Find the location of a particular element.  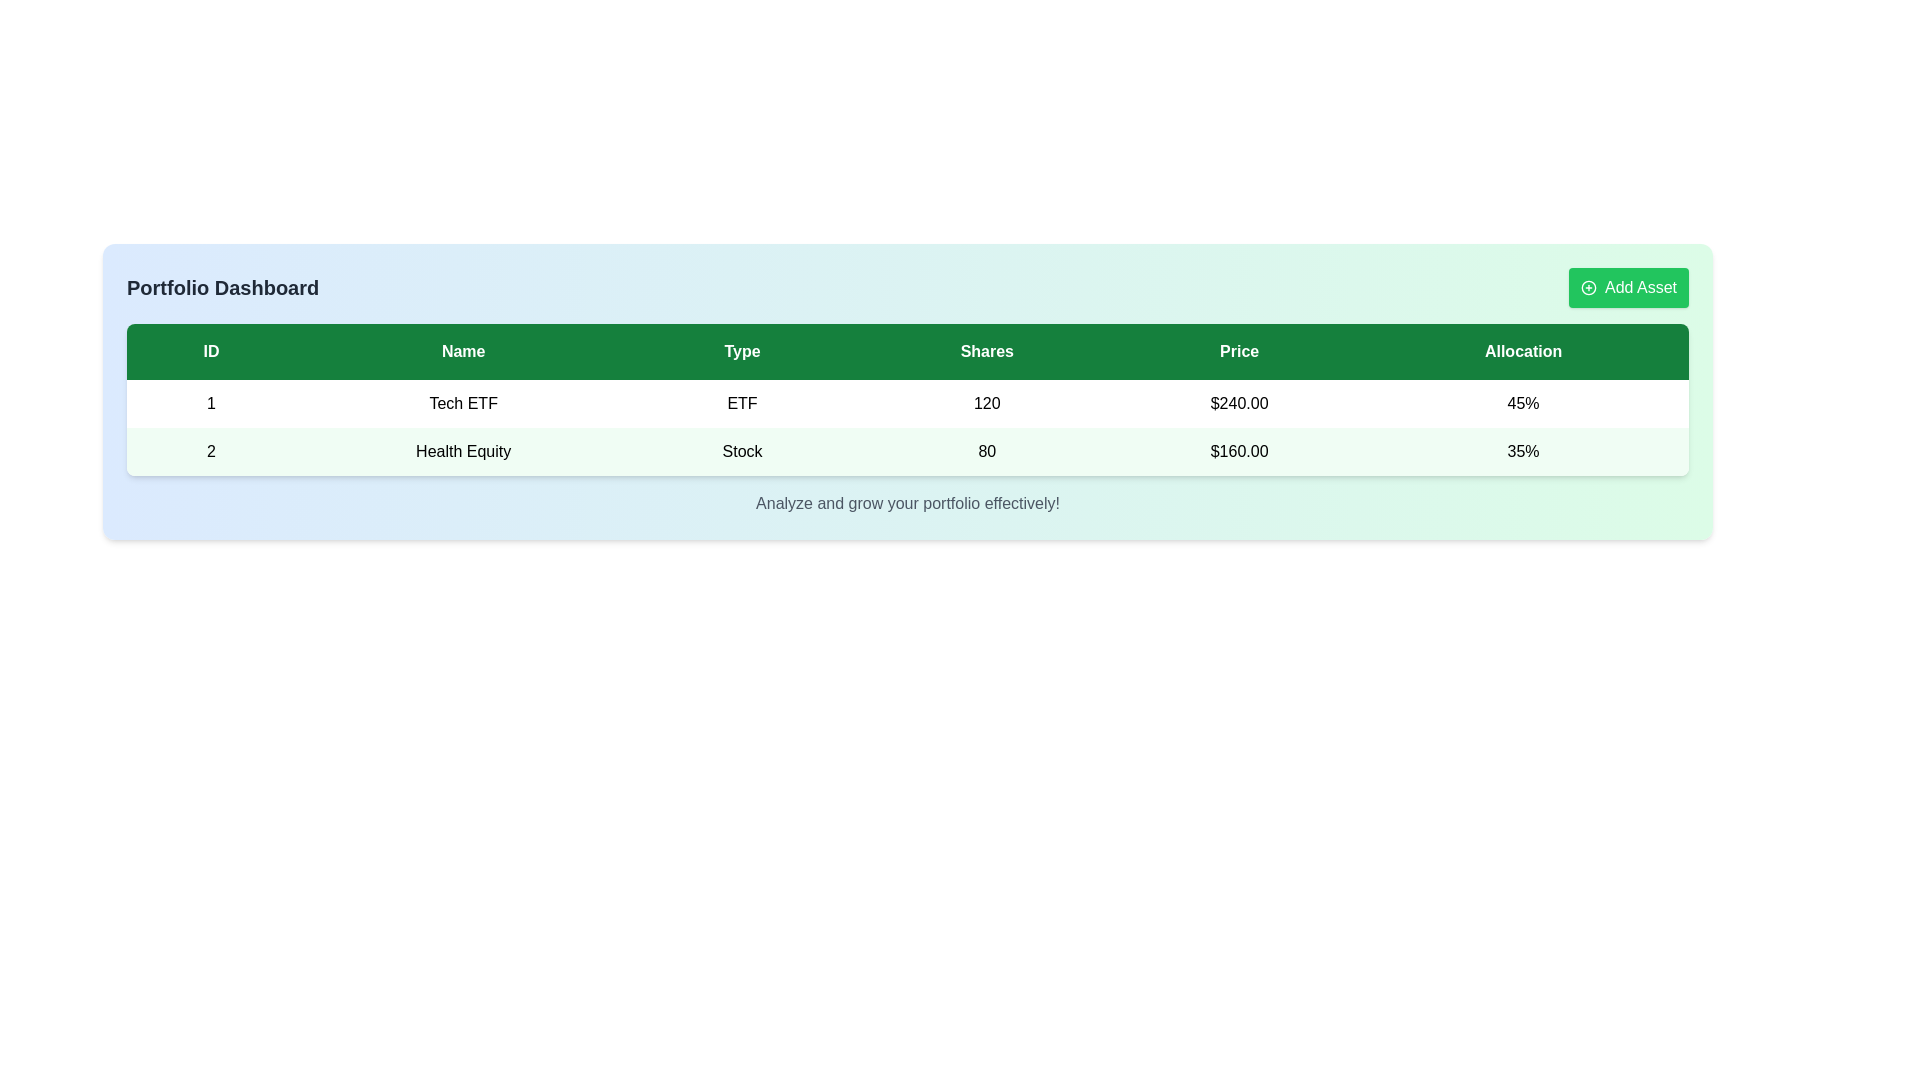

the Table Header element labeled 'Type' with a bold, white font on a green background, located as the third column in the header row of the table is located at coordinates (741, 350).